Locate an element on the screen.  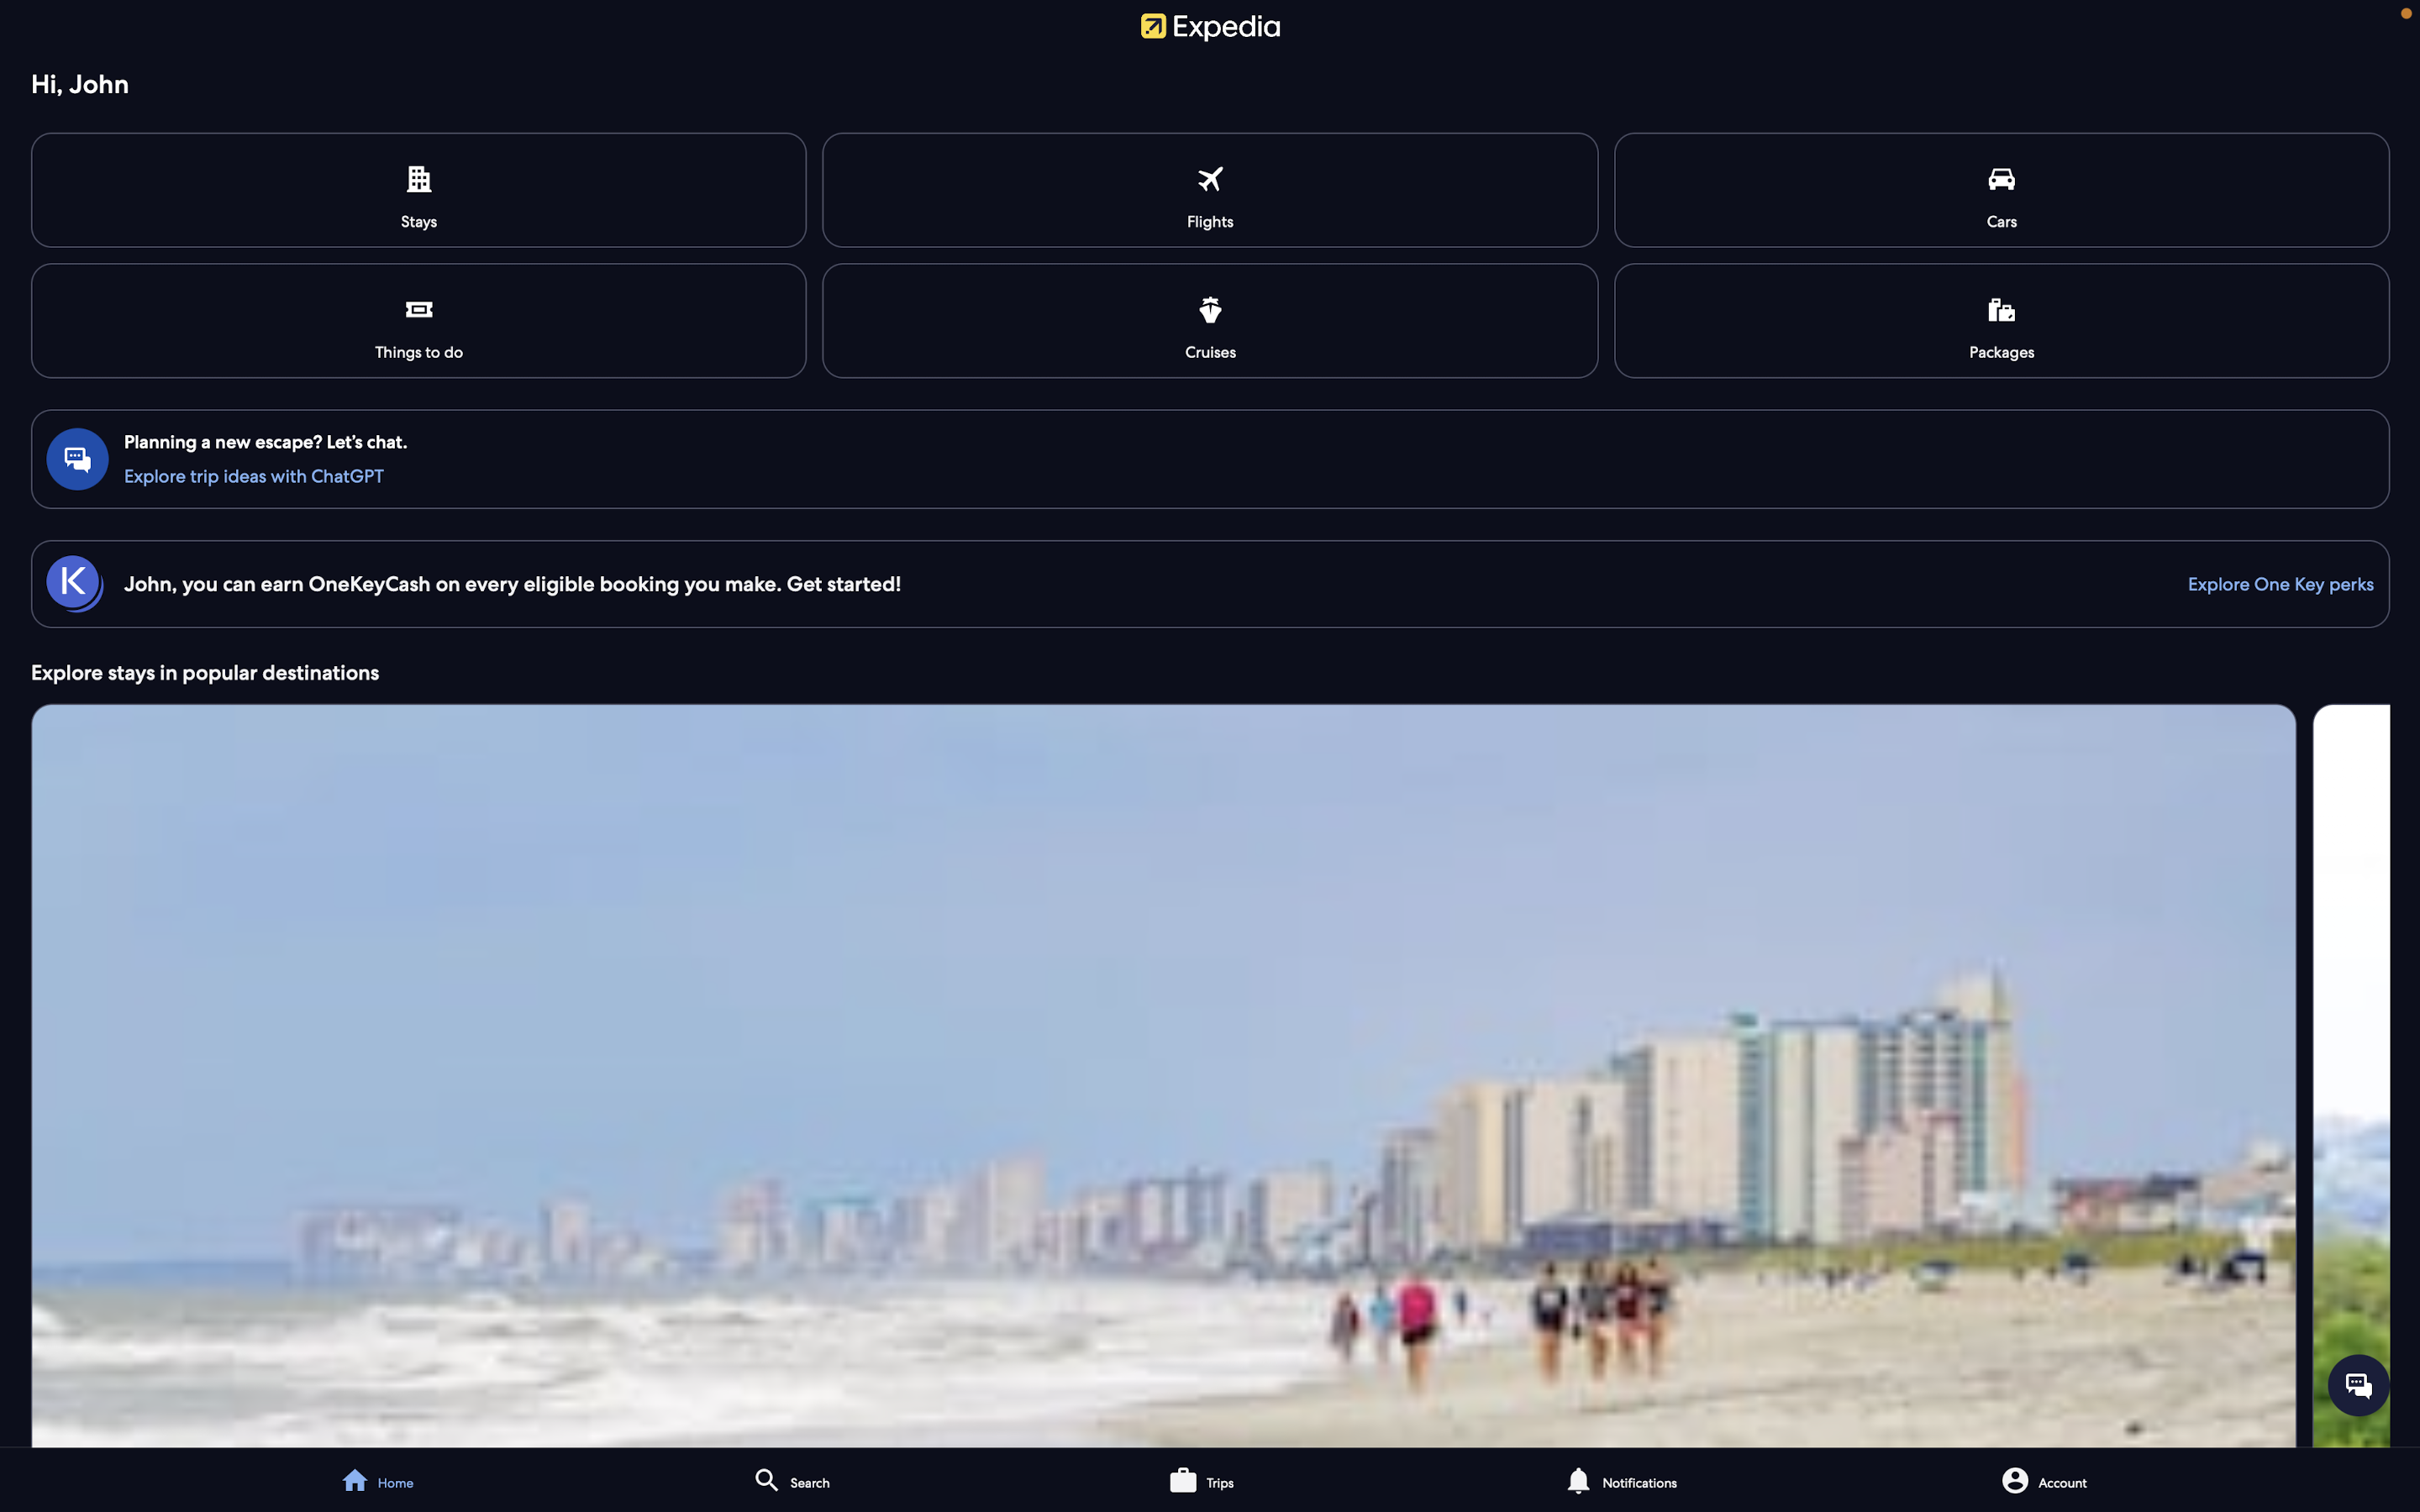
Look for a specific place in Paris is located at coordinates (881, 1478).